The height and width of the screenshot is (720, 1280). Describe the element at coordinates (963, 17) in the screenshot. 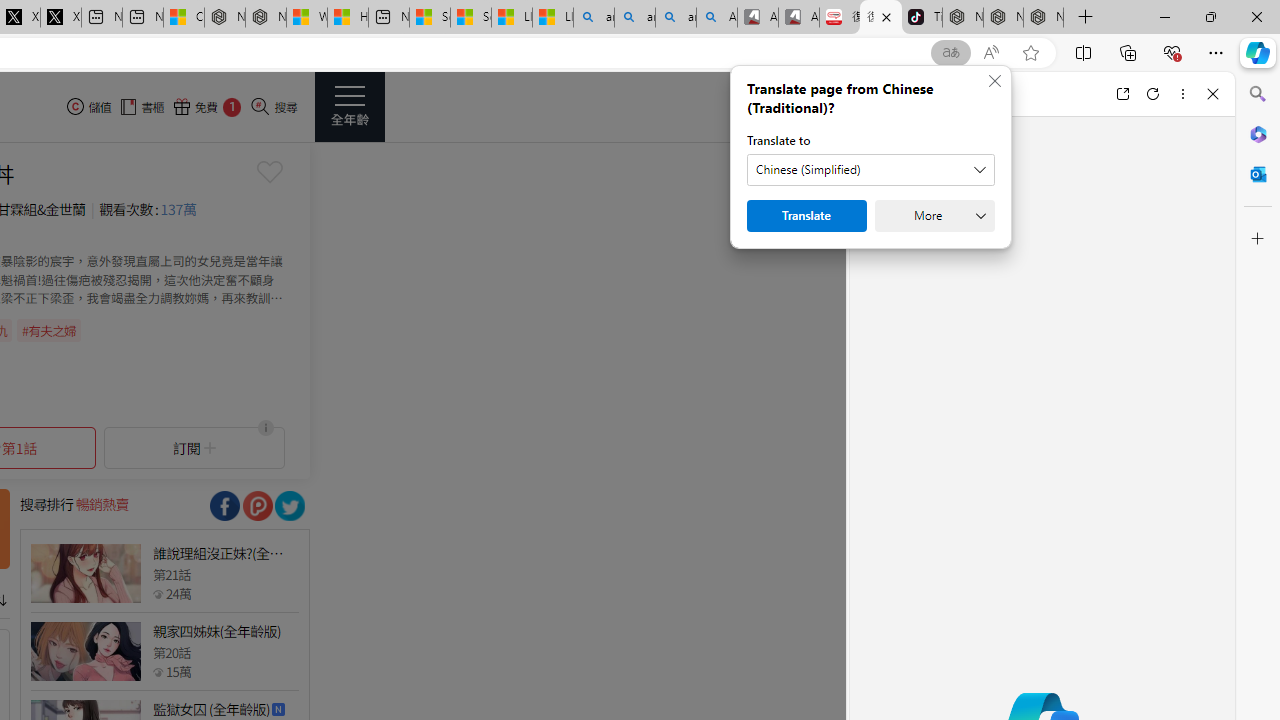

I see `'Nordace - Best Sellers'` at that location.